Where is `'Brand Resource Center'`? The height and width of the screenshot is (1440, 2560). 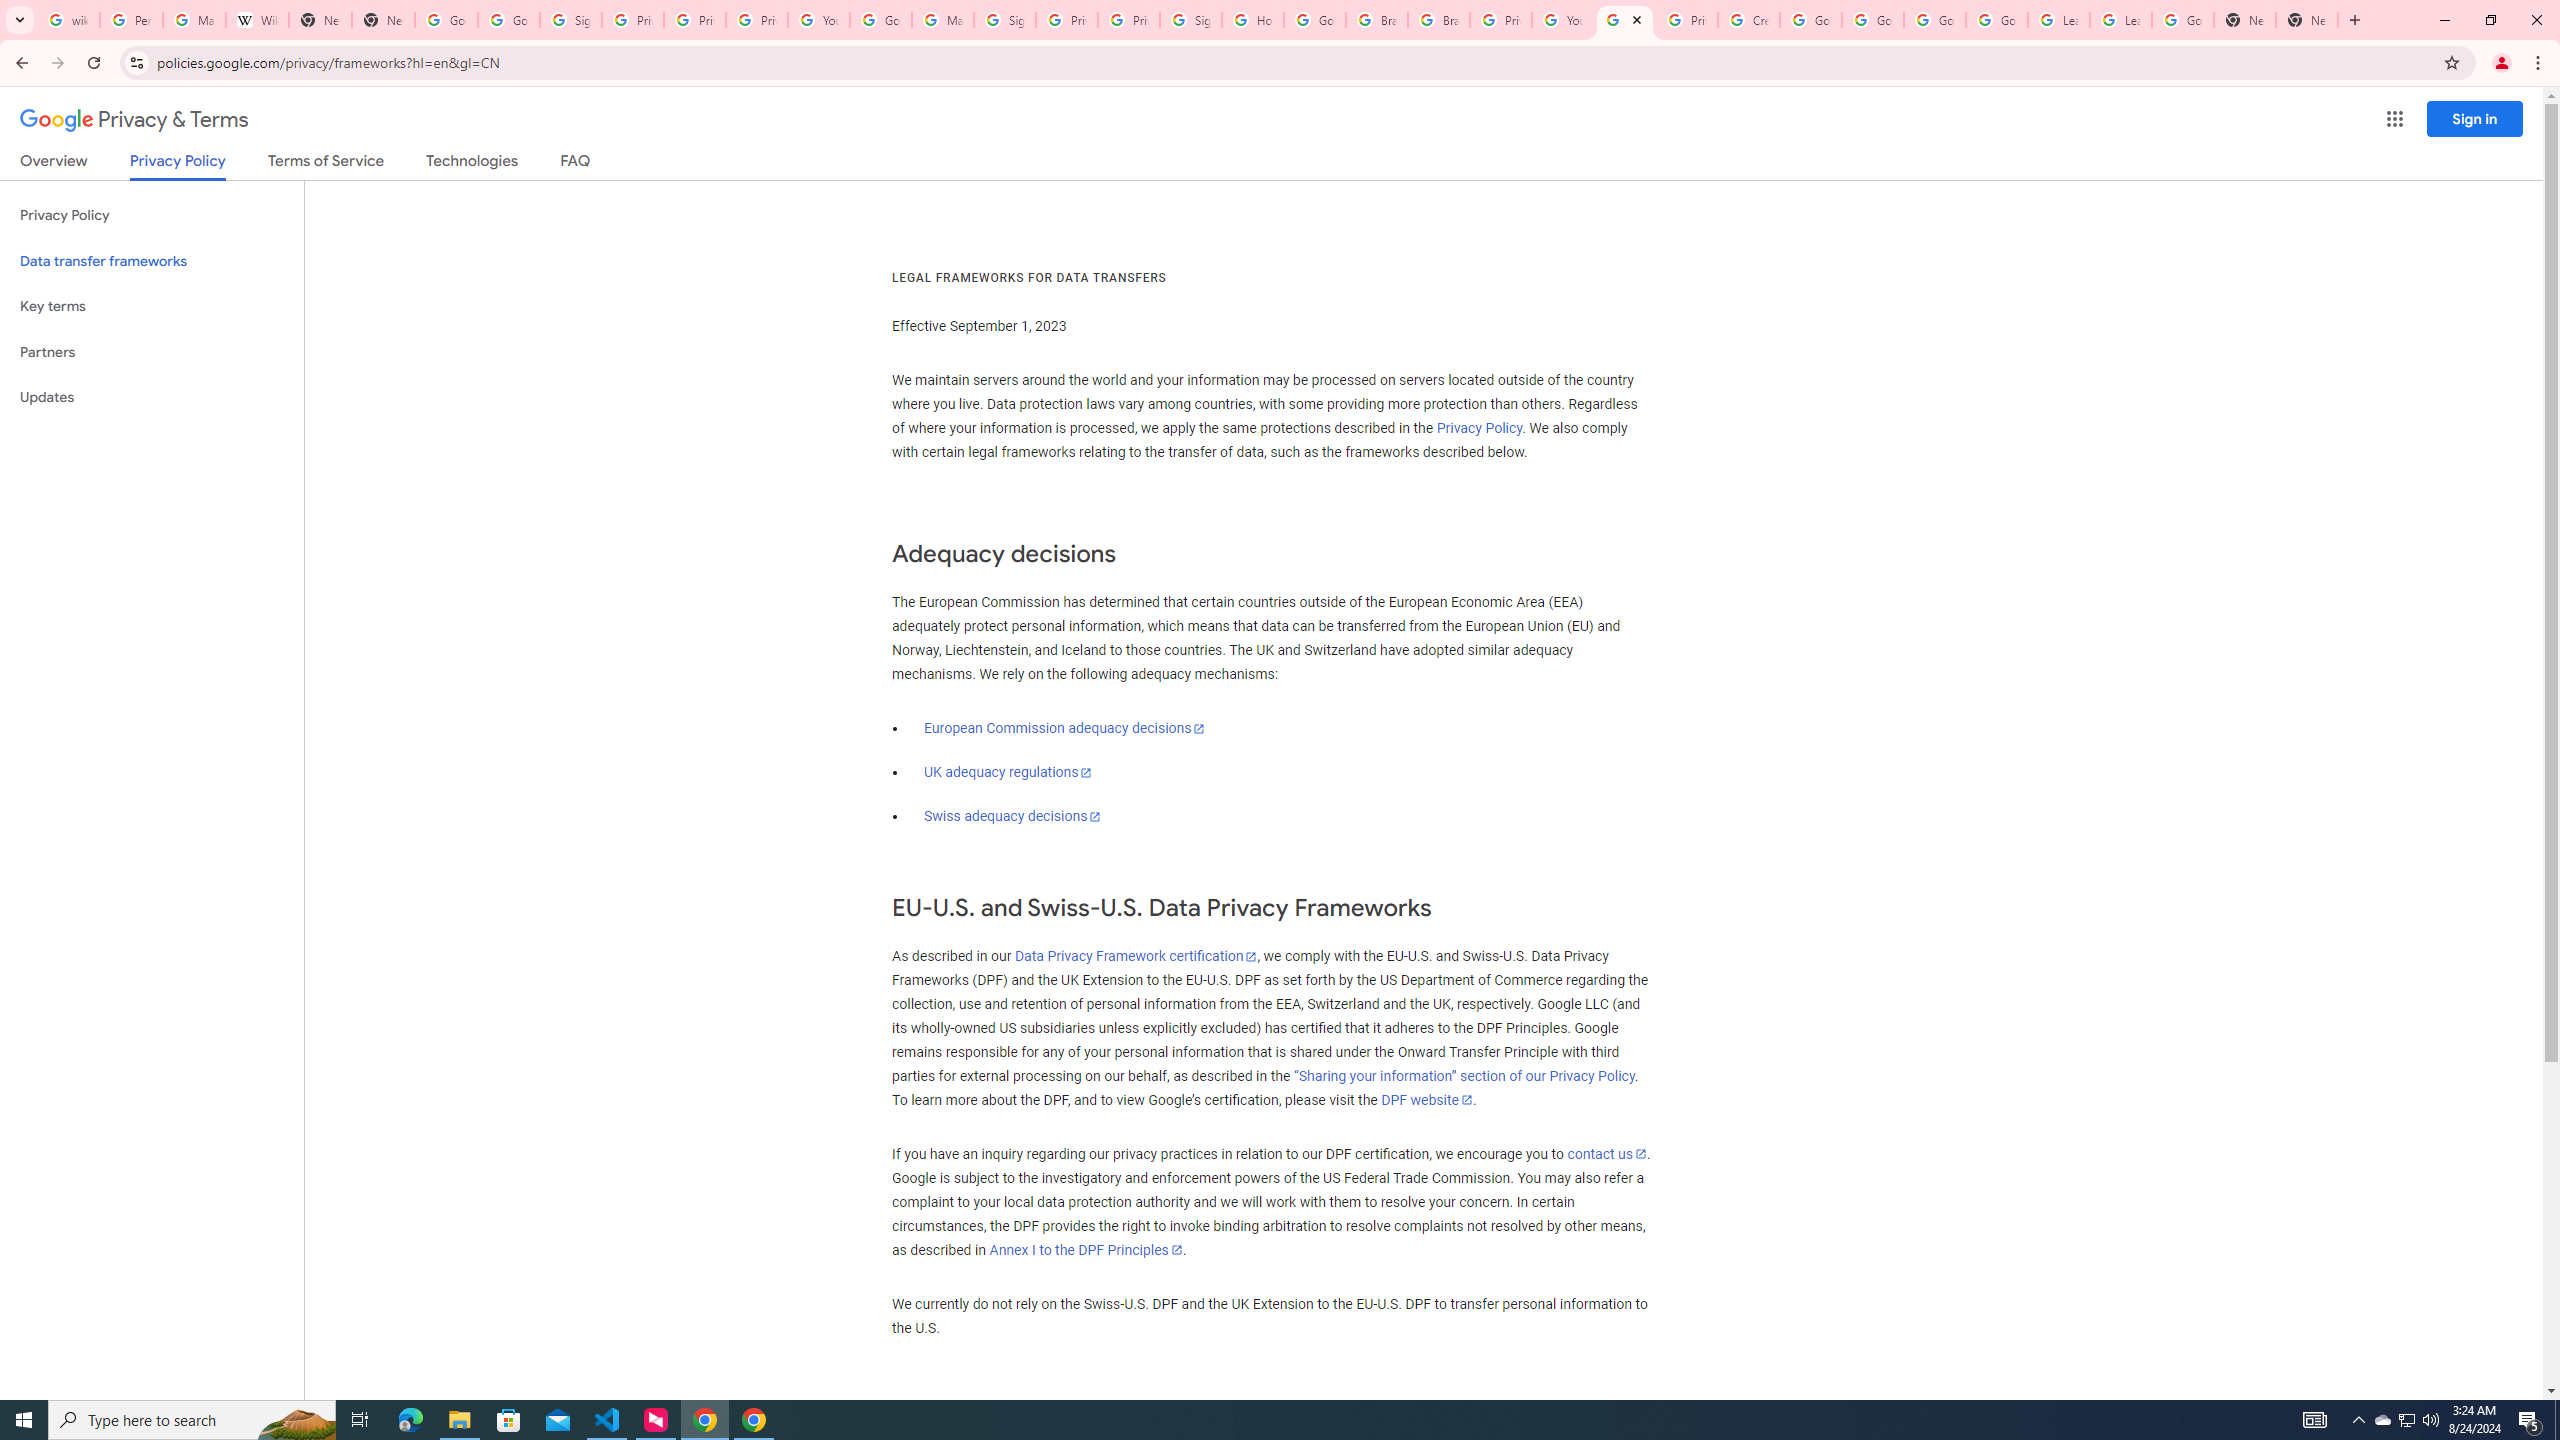 'Brand Resource Center' is located at coordinates (1438, 19).